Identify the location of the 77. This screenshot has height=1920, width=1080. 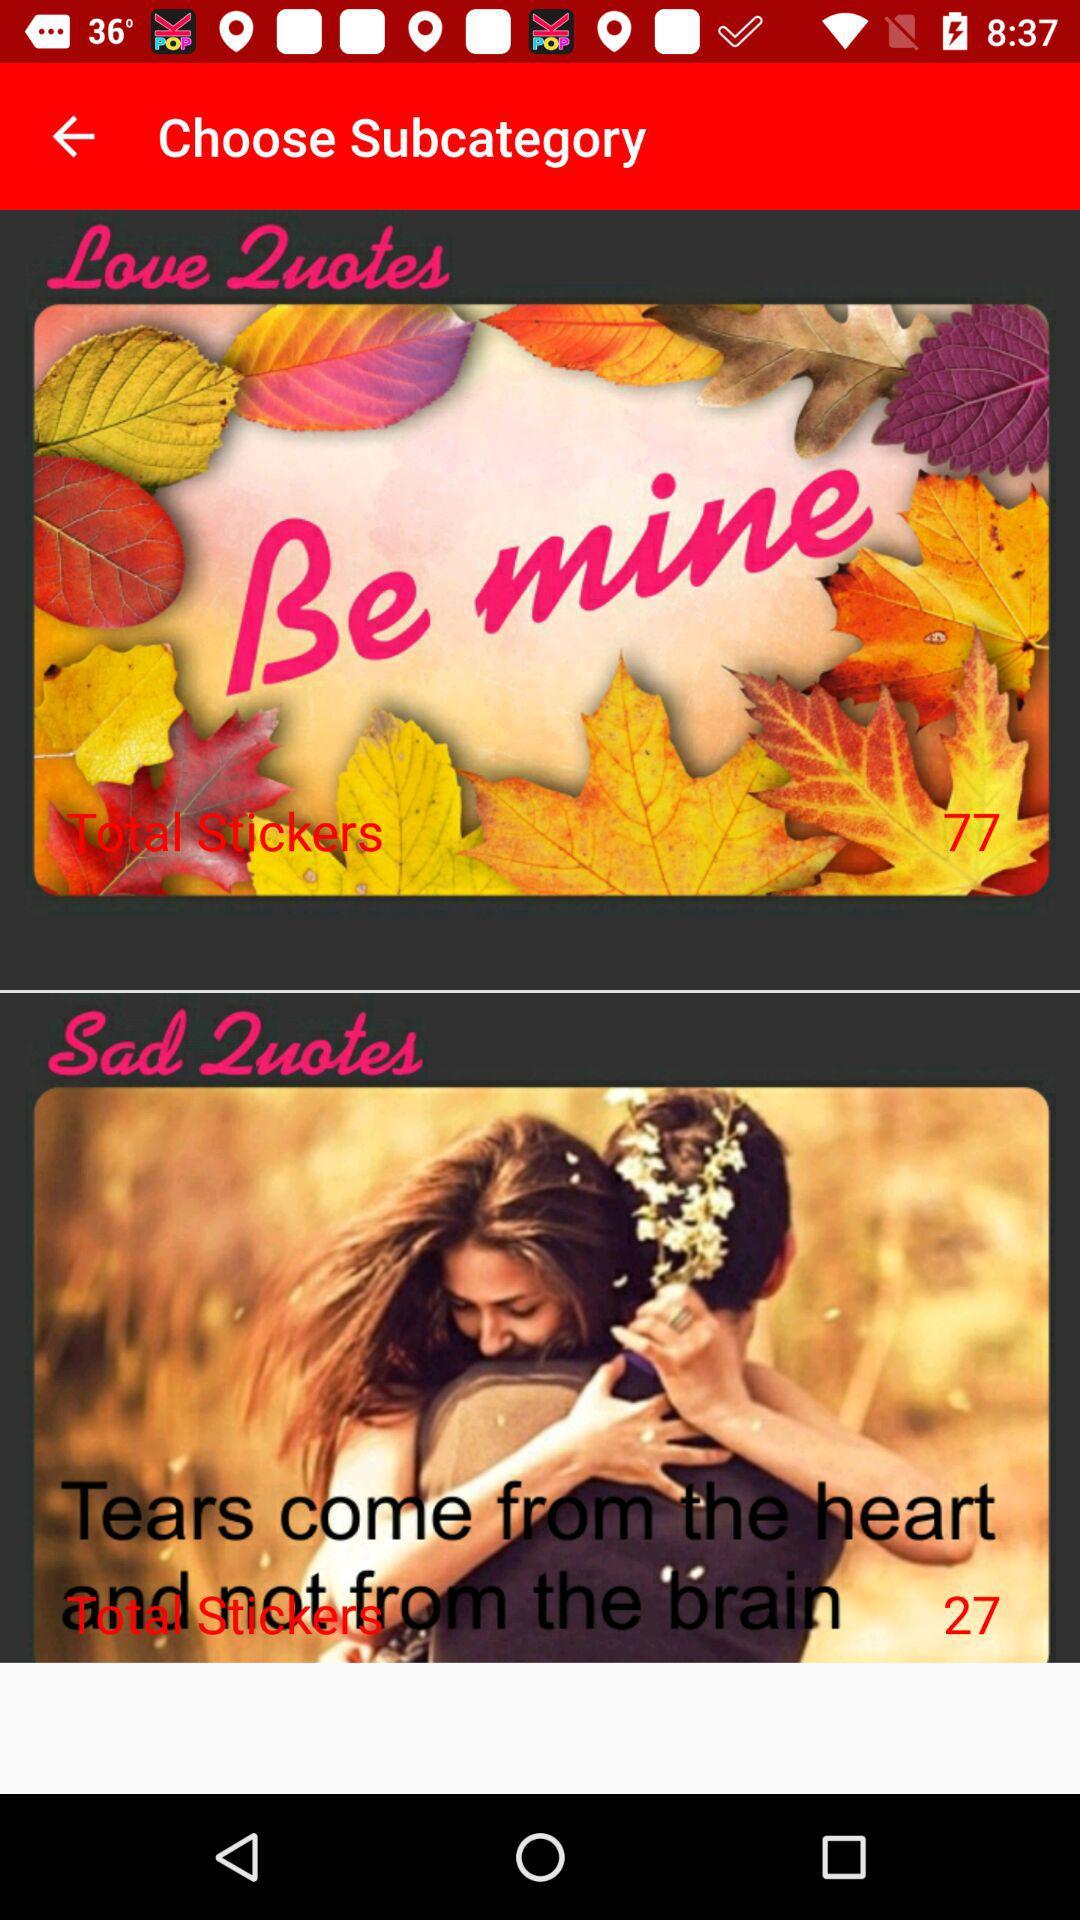
(971, 830).